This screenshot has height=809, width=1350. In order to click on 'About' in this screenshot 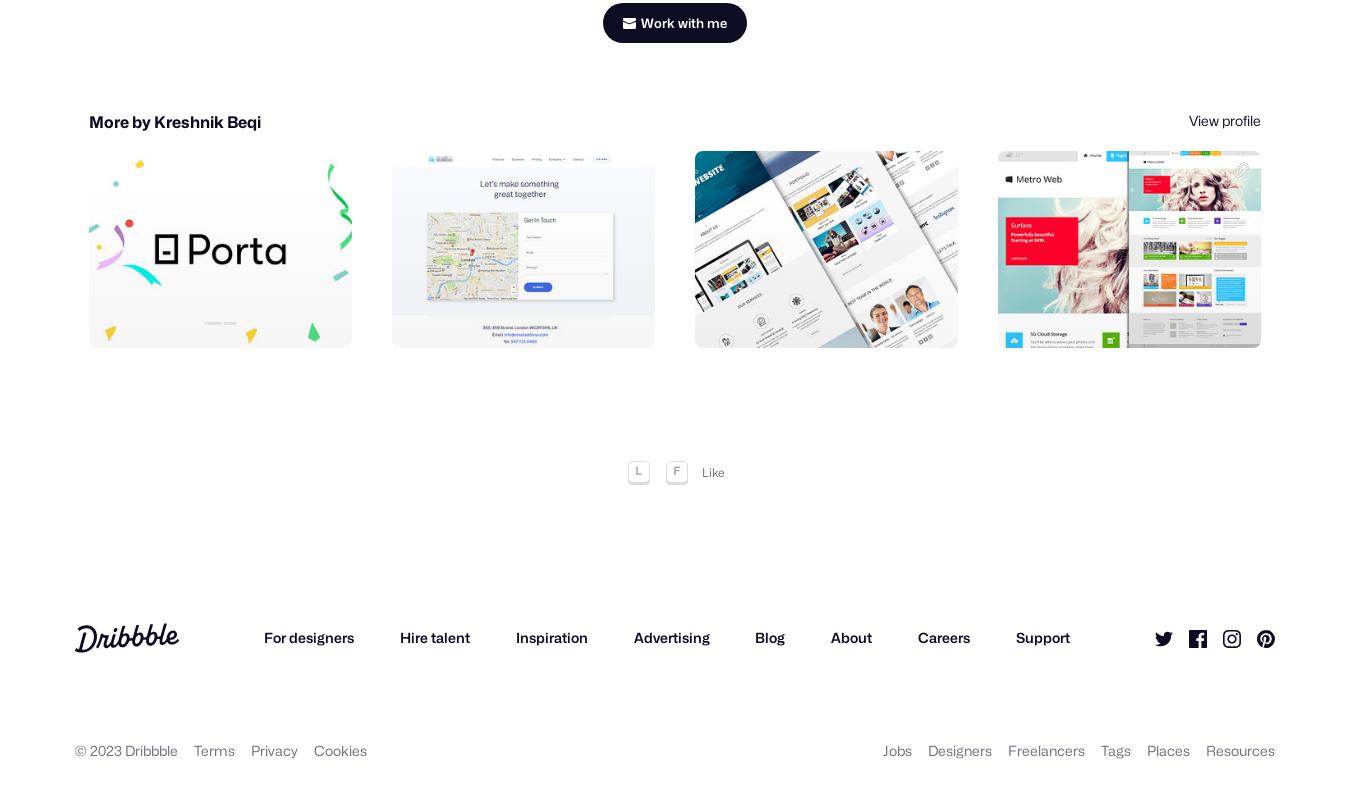, I will do `click(831, 643)`.